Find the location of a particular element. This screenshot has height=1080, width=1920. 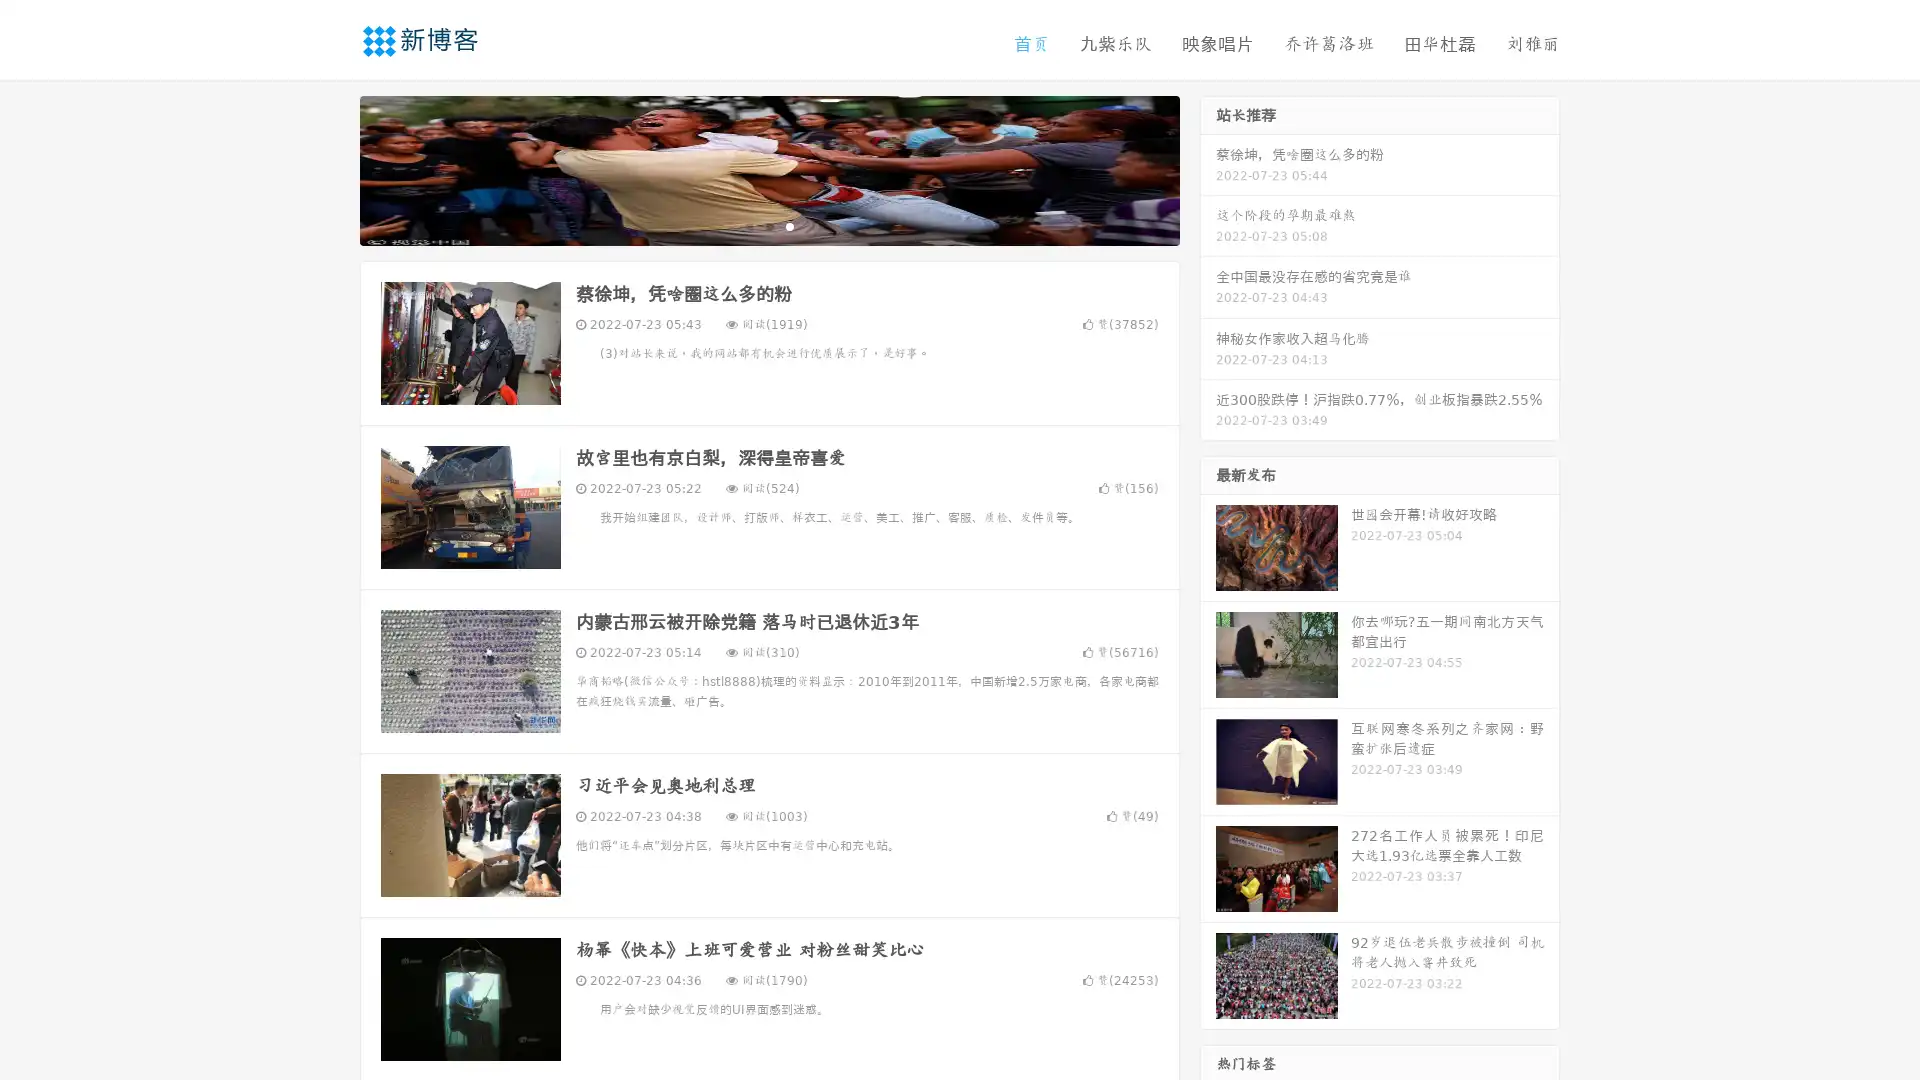

Go to slide 1 is located at coordinates (748, 225).